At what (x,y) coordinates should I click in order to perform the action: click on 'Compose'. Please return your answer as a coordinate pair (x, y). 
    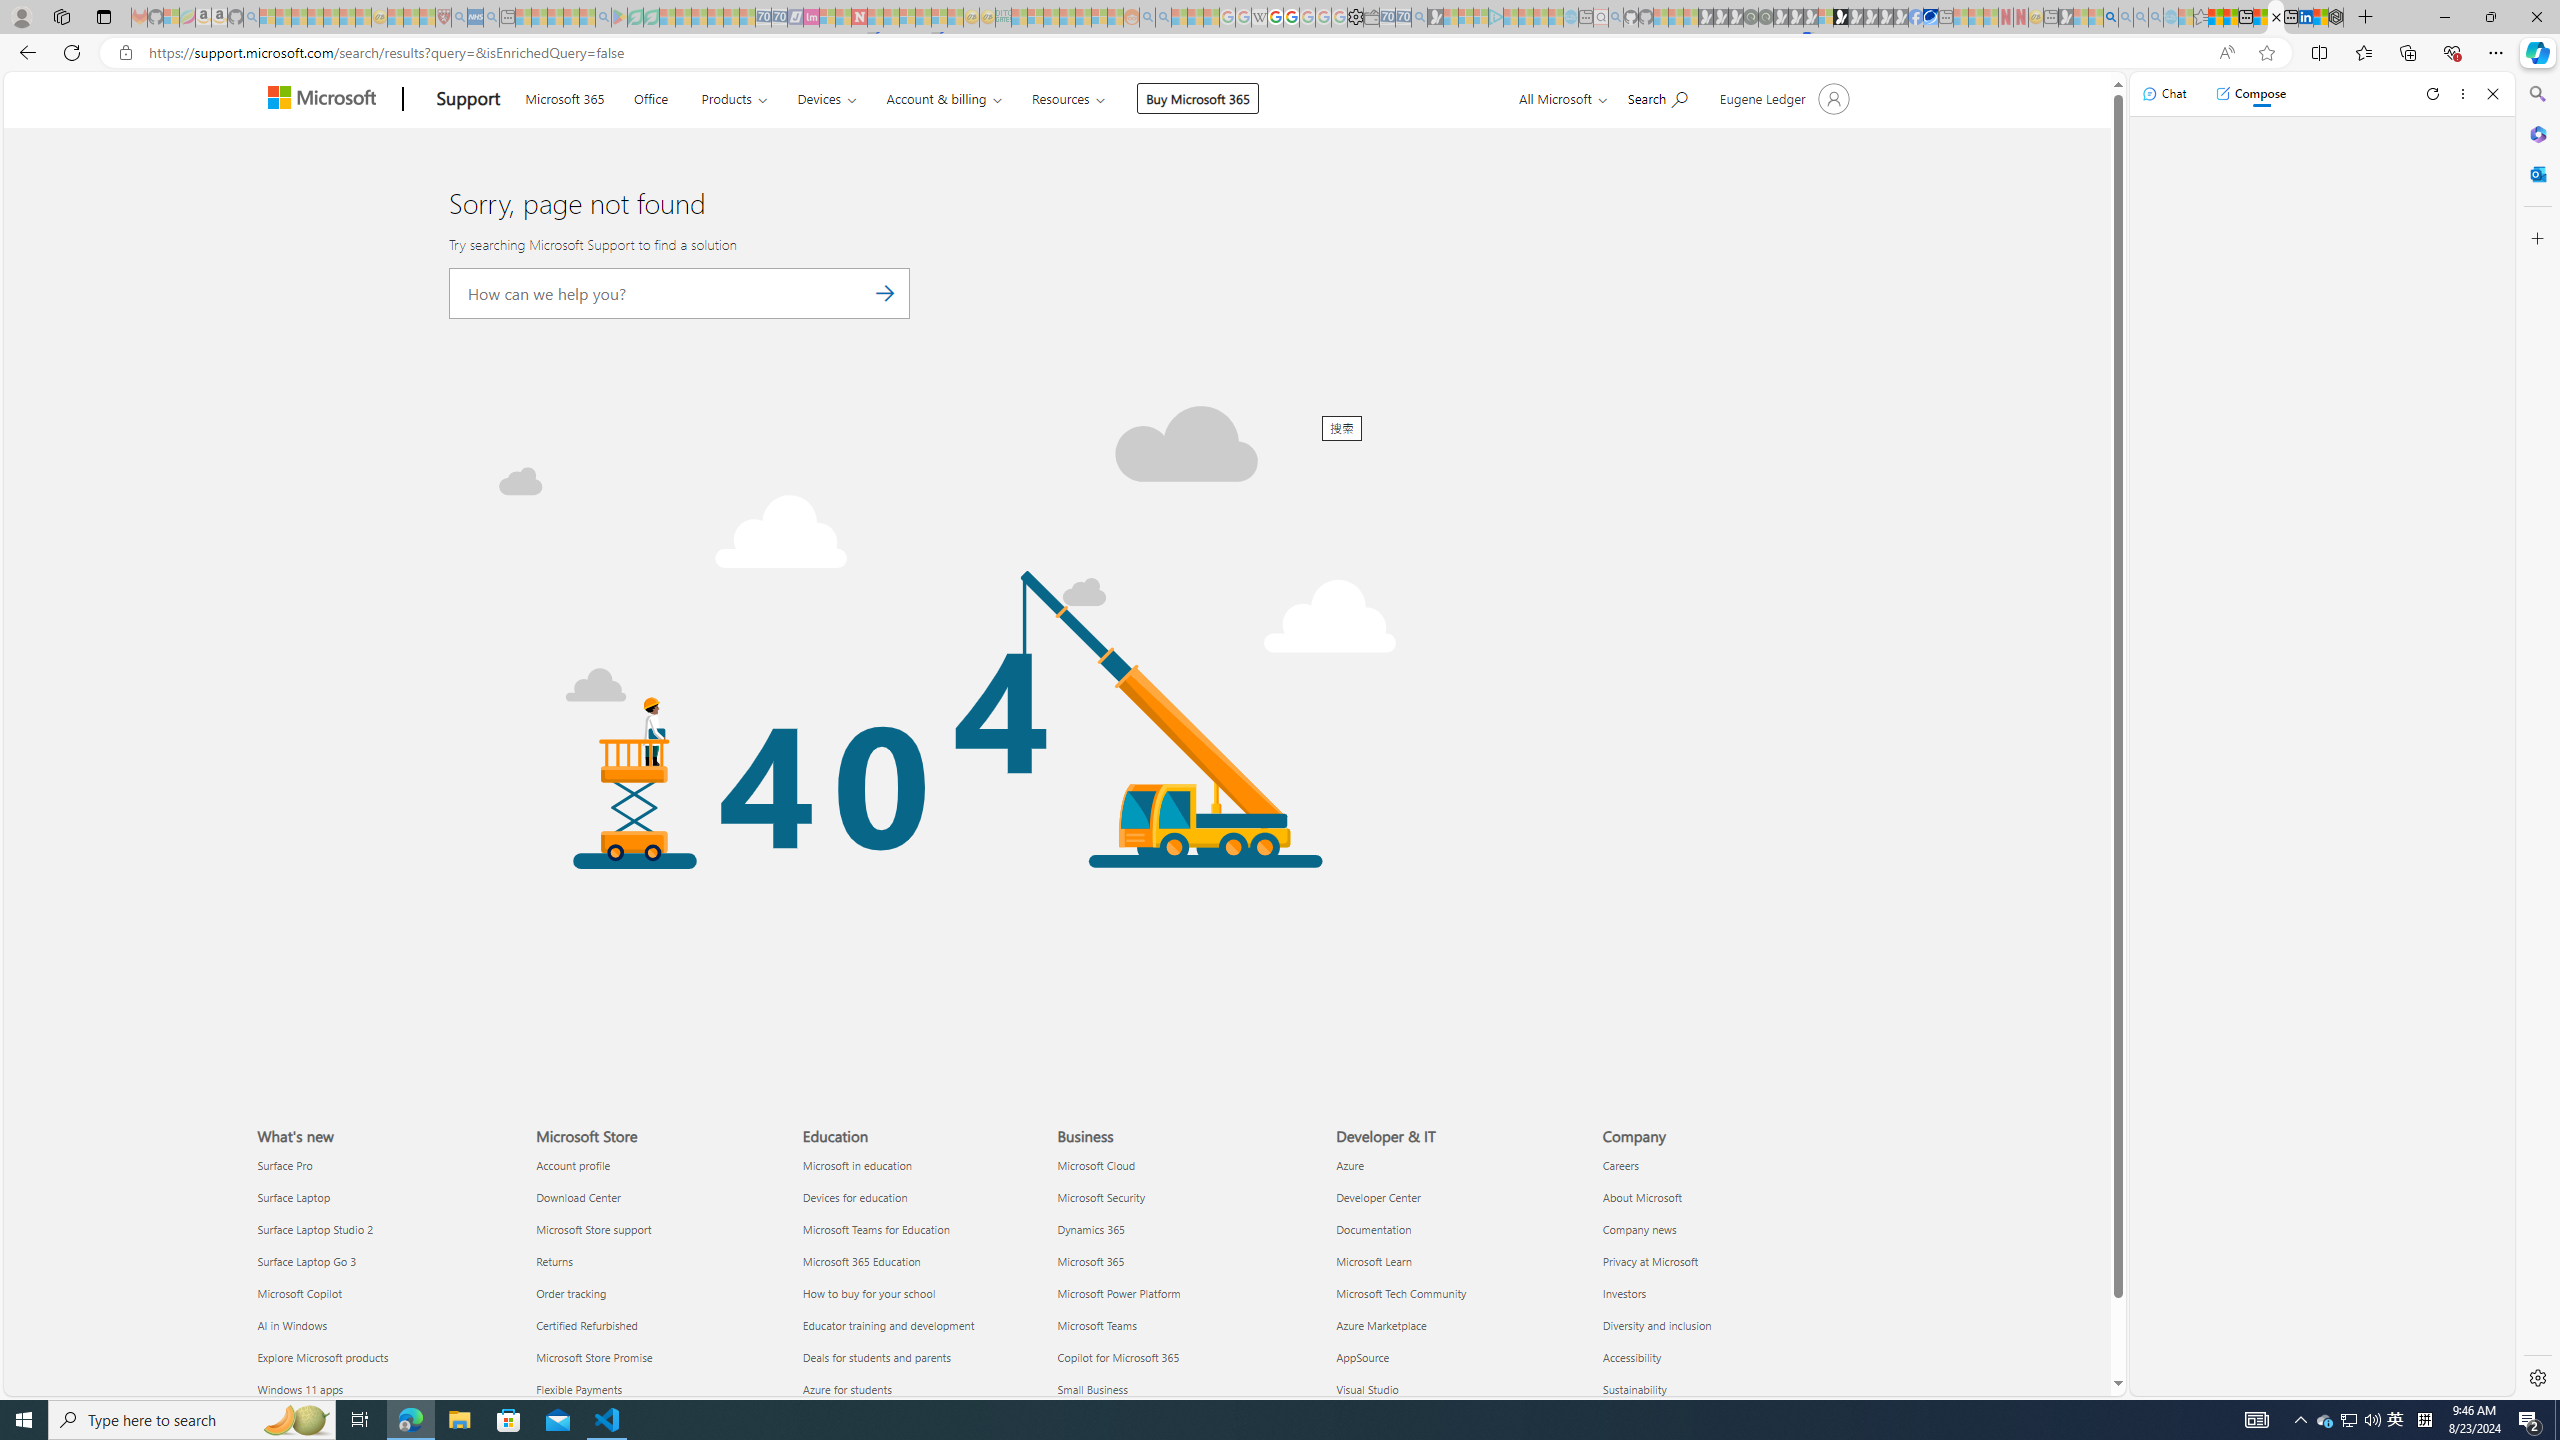
    Looking at the image, I should click on (2250, 92).